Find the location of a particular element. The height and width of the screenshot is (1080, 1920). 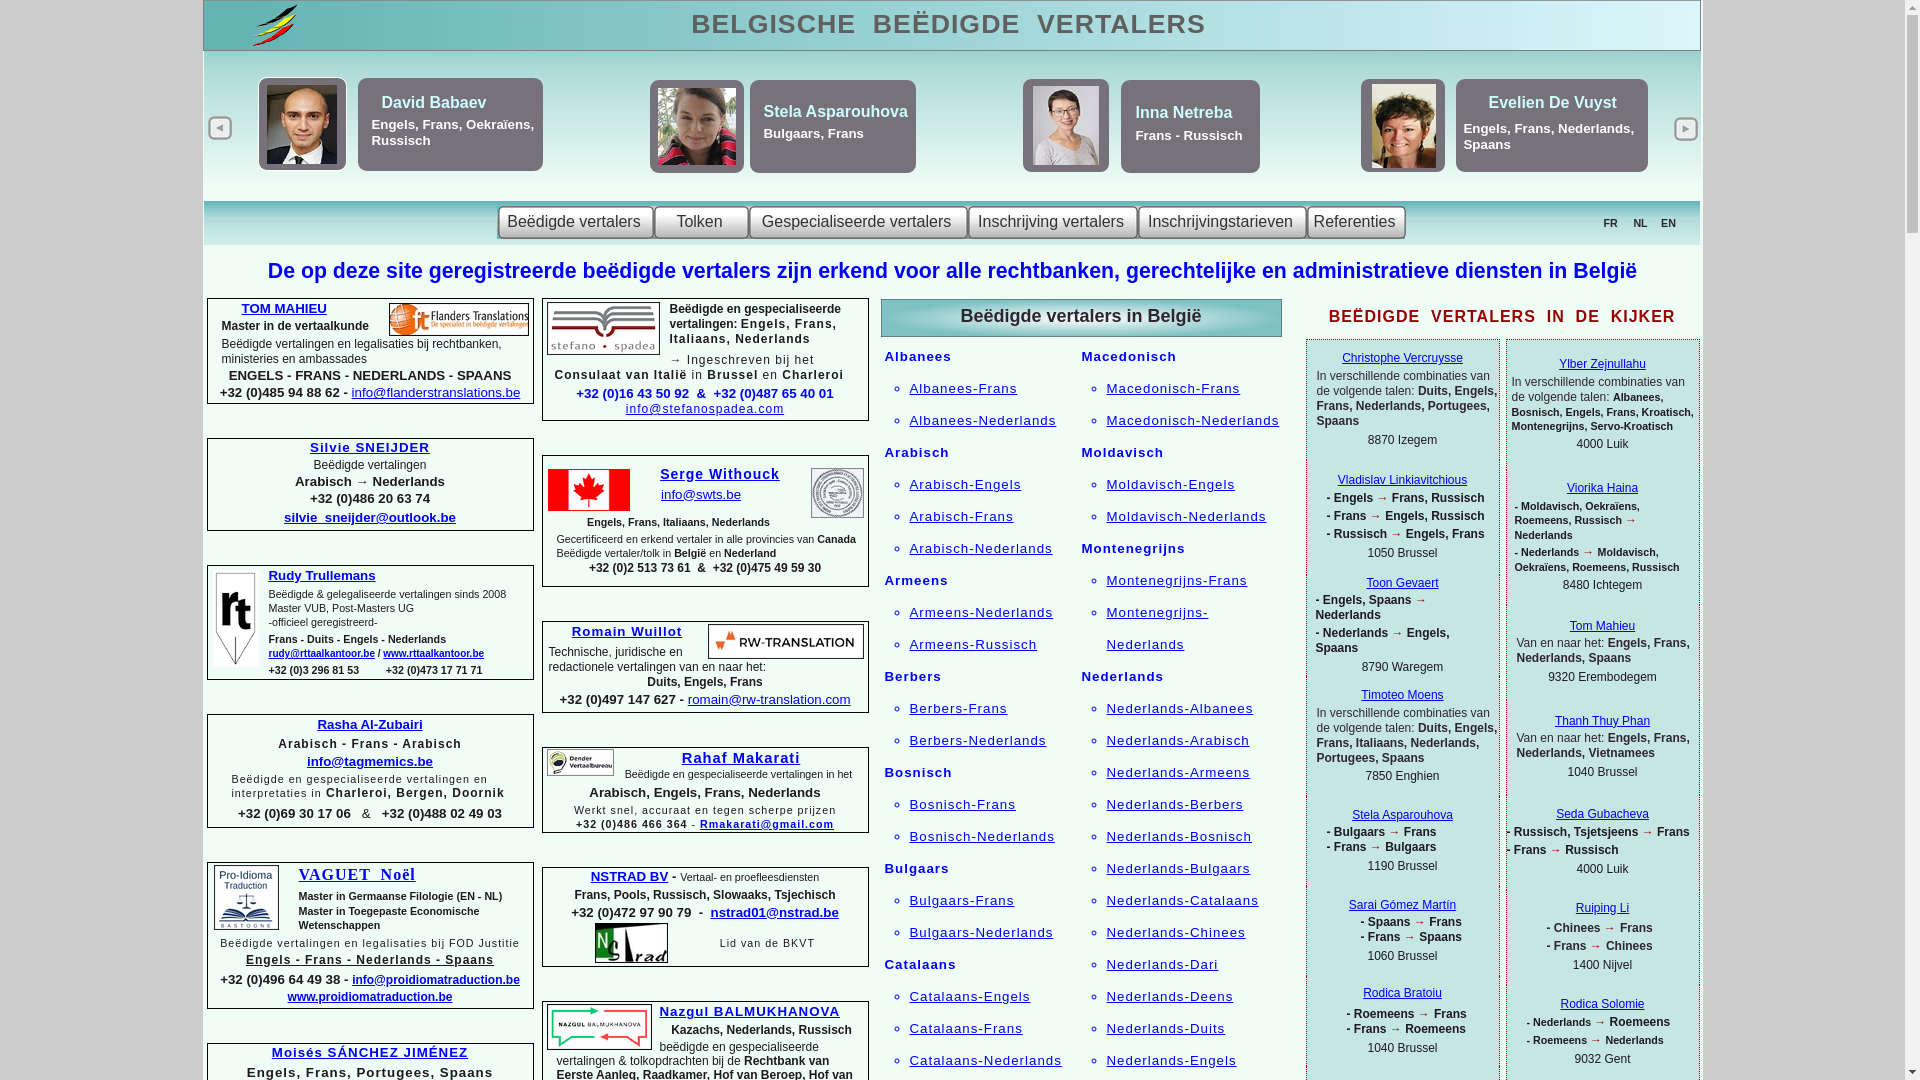

'info@stefanospadea.com' is located at coordinates (705, 407).